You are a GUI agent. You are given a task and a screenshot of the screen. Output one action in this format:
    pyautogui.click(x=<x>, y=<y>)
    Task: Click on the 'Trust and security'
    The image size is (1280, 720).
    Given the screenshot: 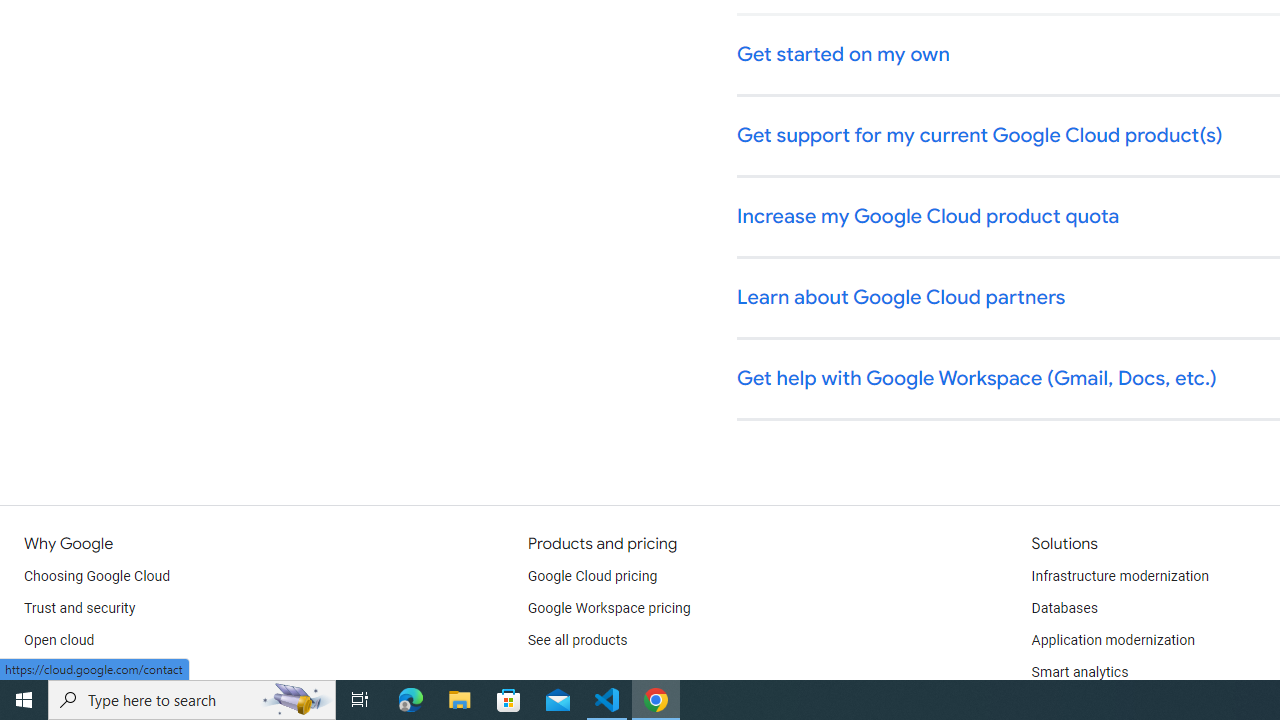 What is the action you would take?
    pyautogui.click(x=80, y=608)
    